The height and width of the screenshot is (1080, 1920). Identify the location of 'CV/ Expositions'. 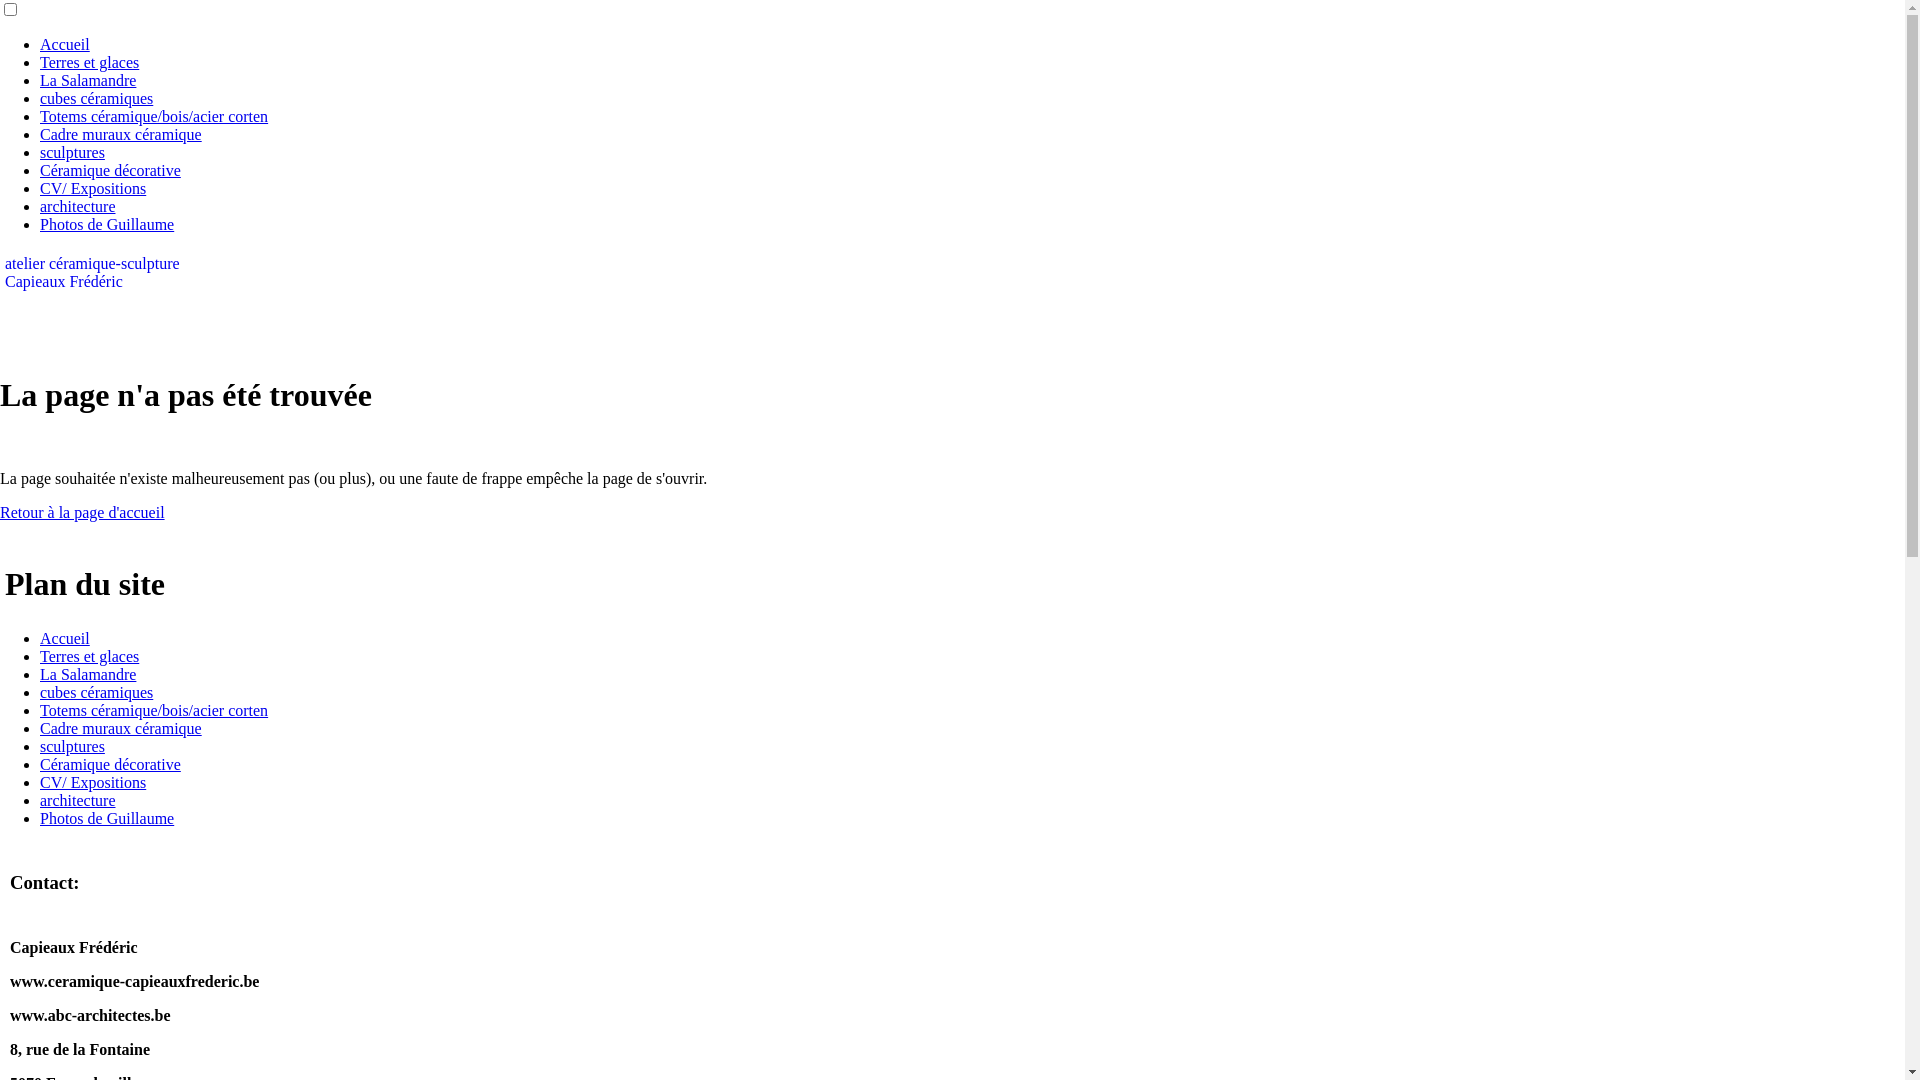
(91, 781).